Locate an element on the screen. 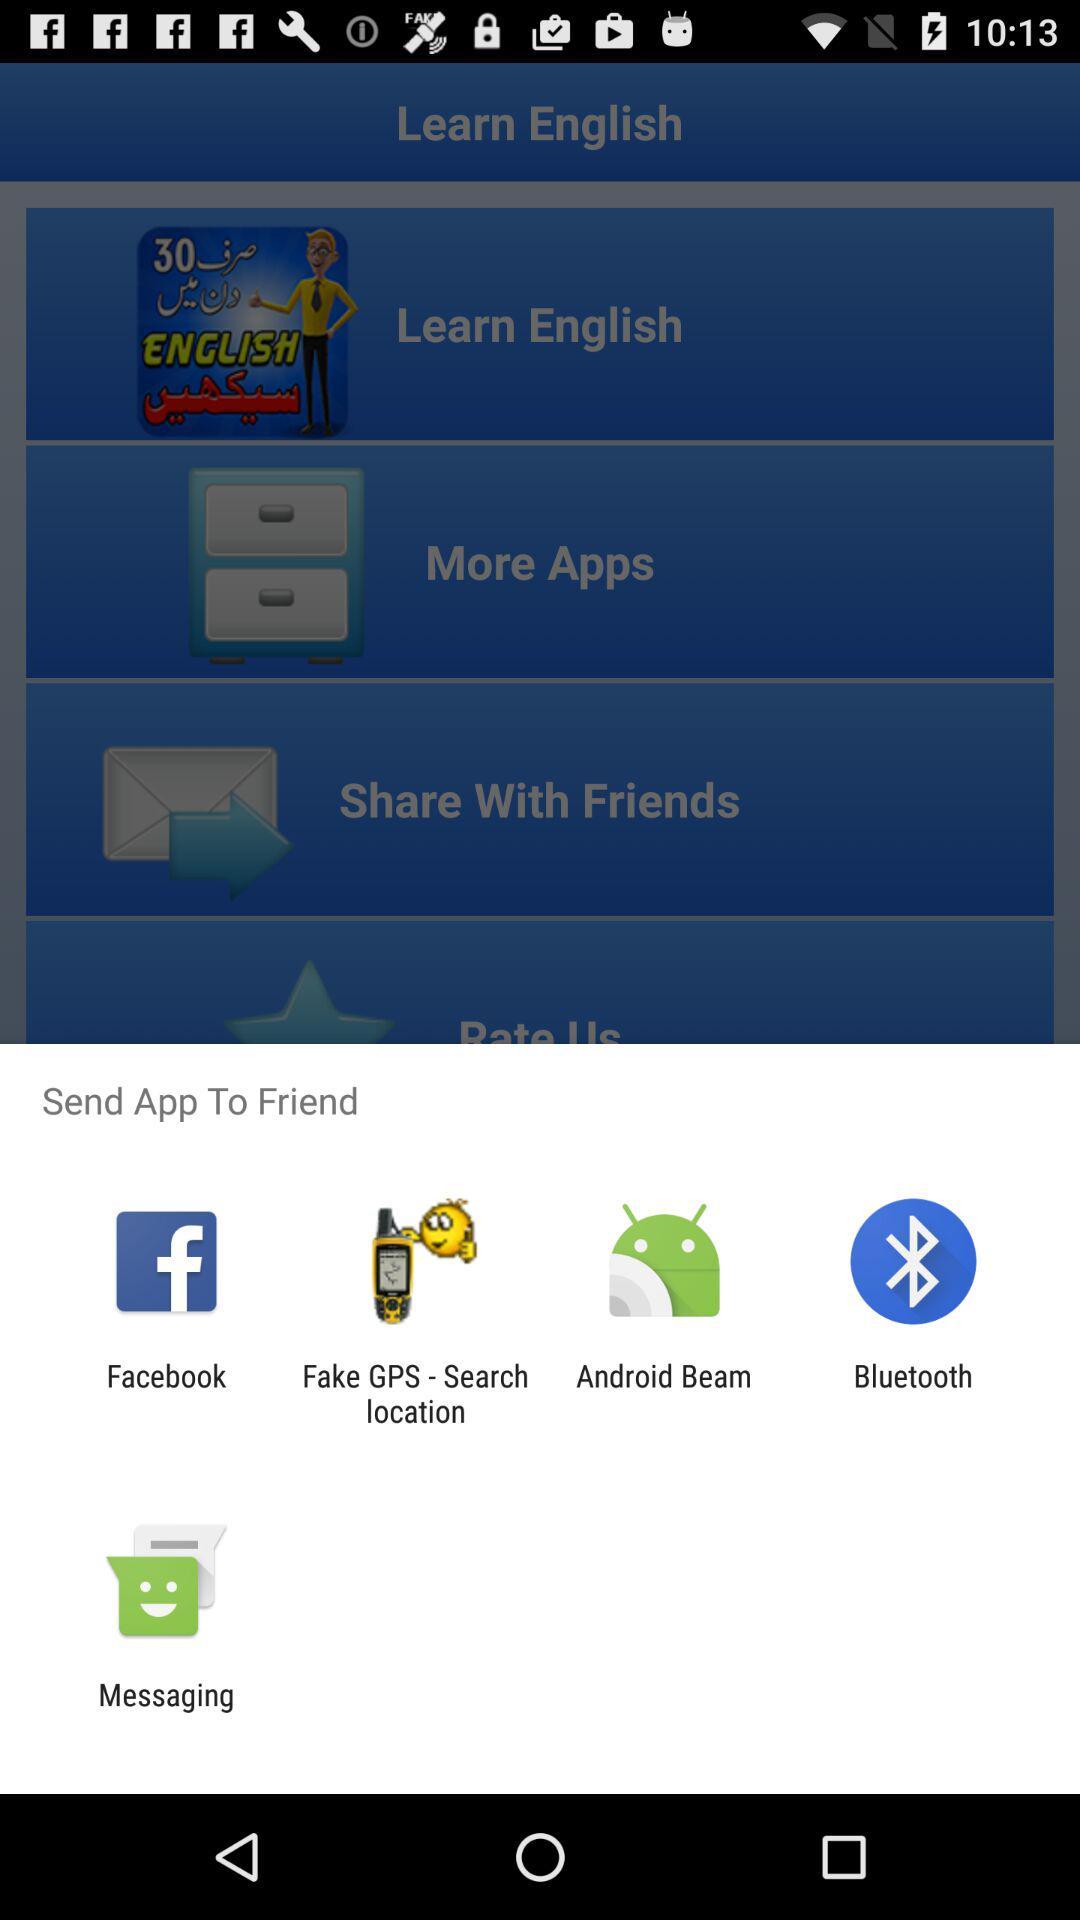  the app to the right of the facebook item is located at coordinates (414, 1392).